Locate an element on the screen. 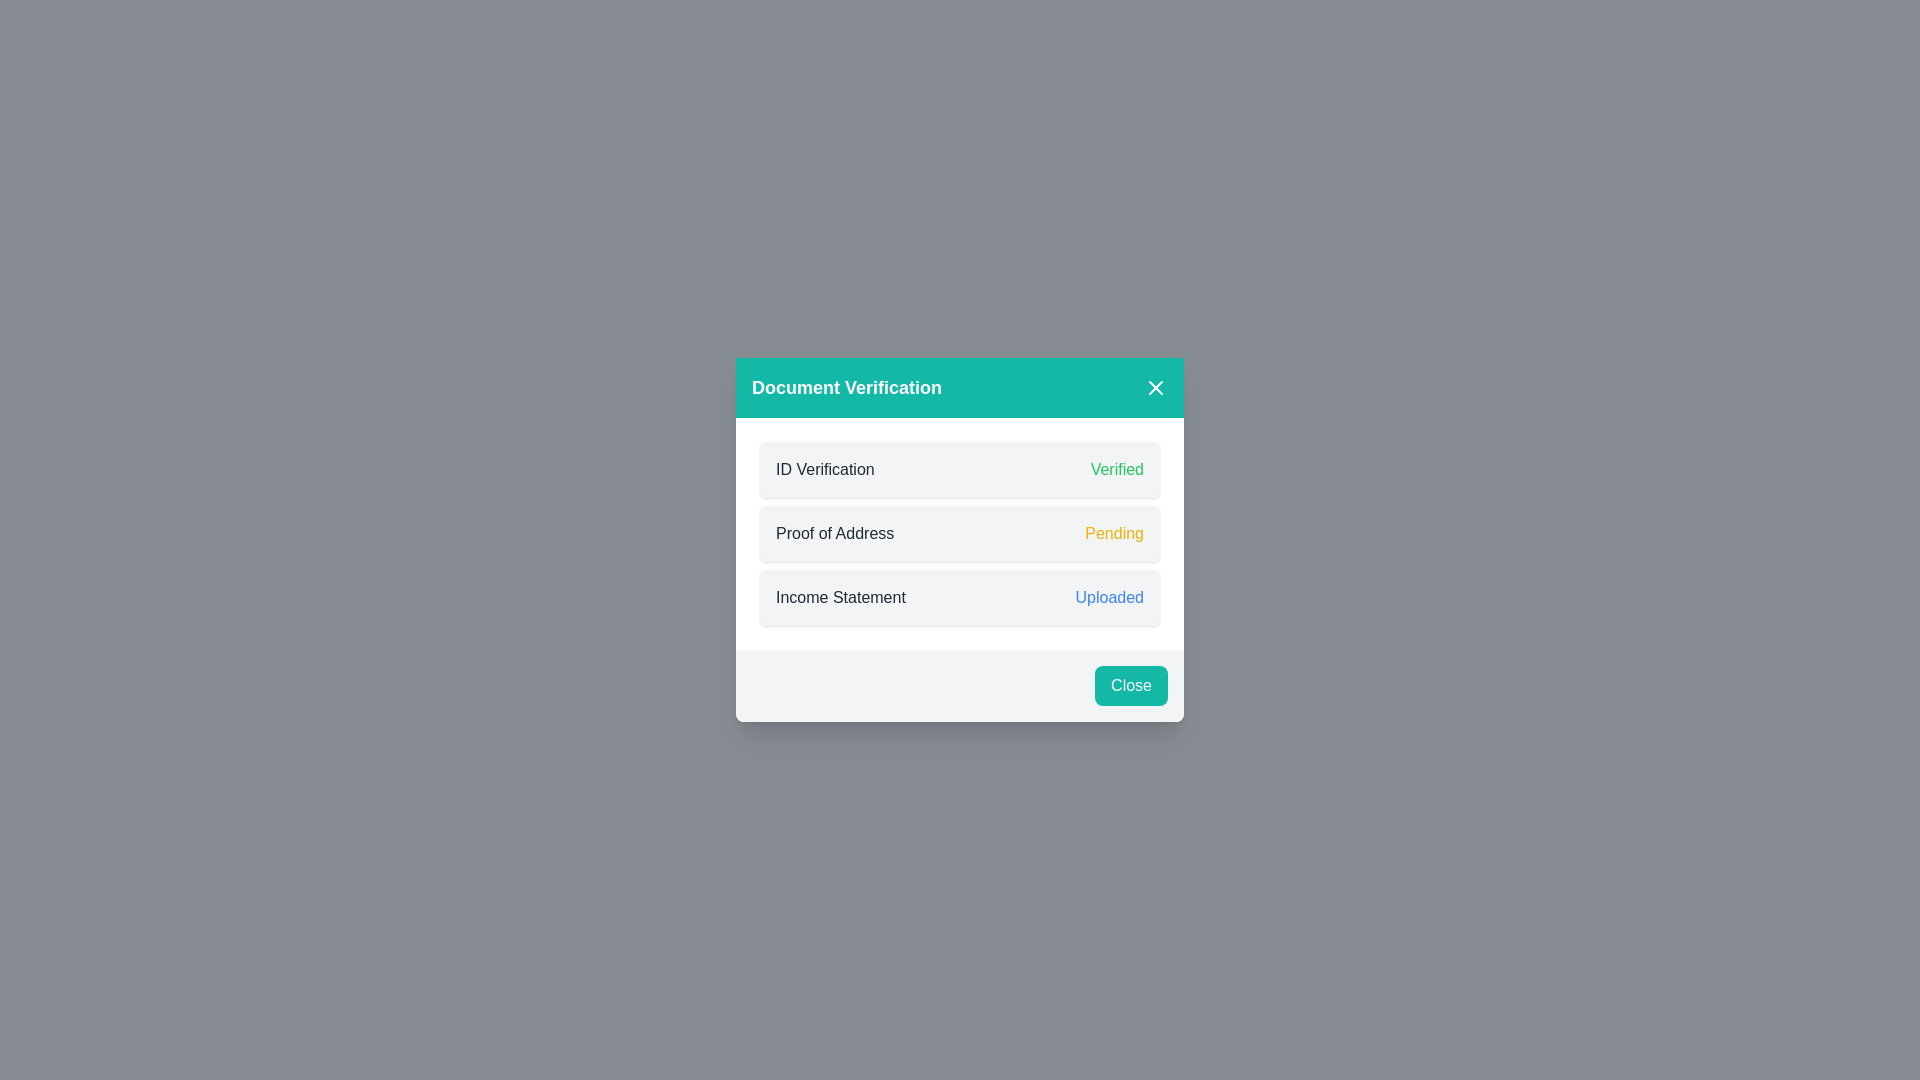 The image size is (1920, 1080). status indicator that shows the upload status of the 'Income Statement' document, positioned below the 'Proof of Address' item in the document verification process is located at coordinates (960, 596).